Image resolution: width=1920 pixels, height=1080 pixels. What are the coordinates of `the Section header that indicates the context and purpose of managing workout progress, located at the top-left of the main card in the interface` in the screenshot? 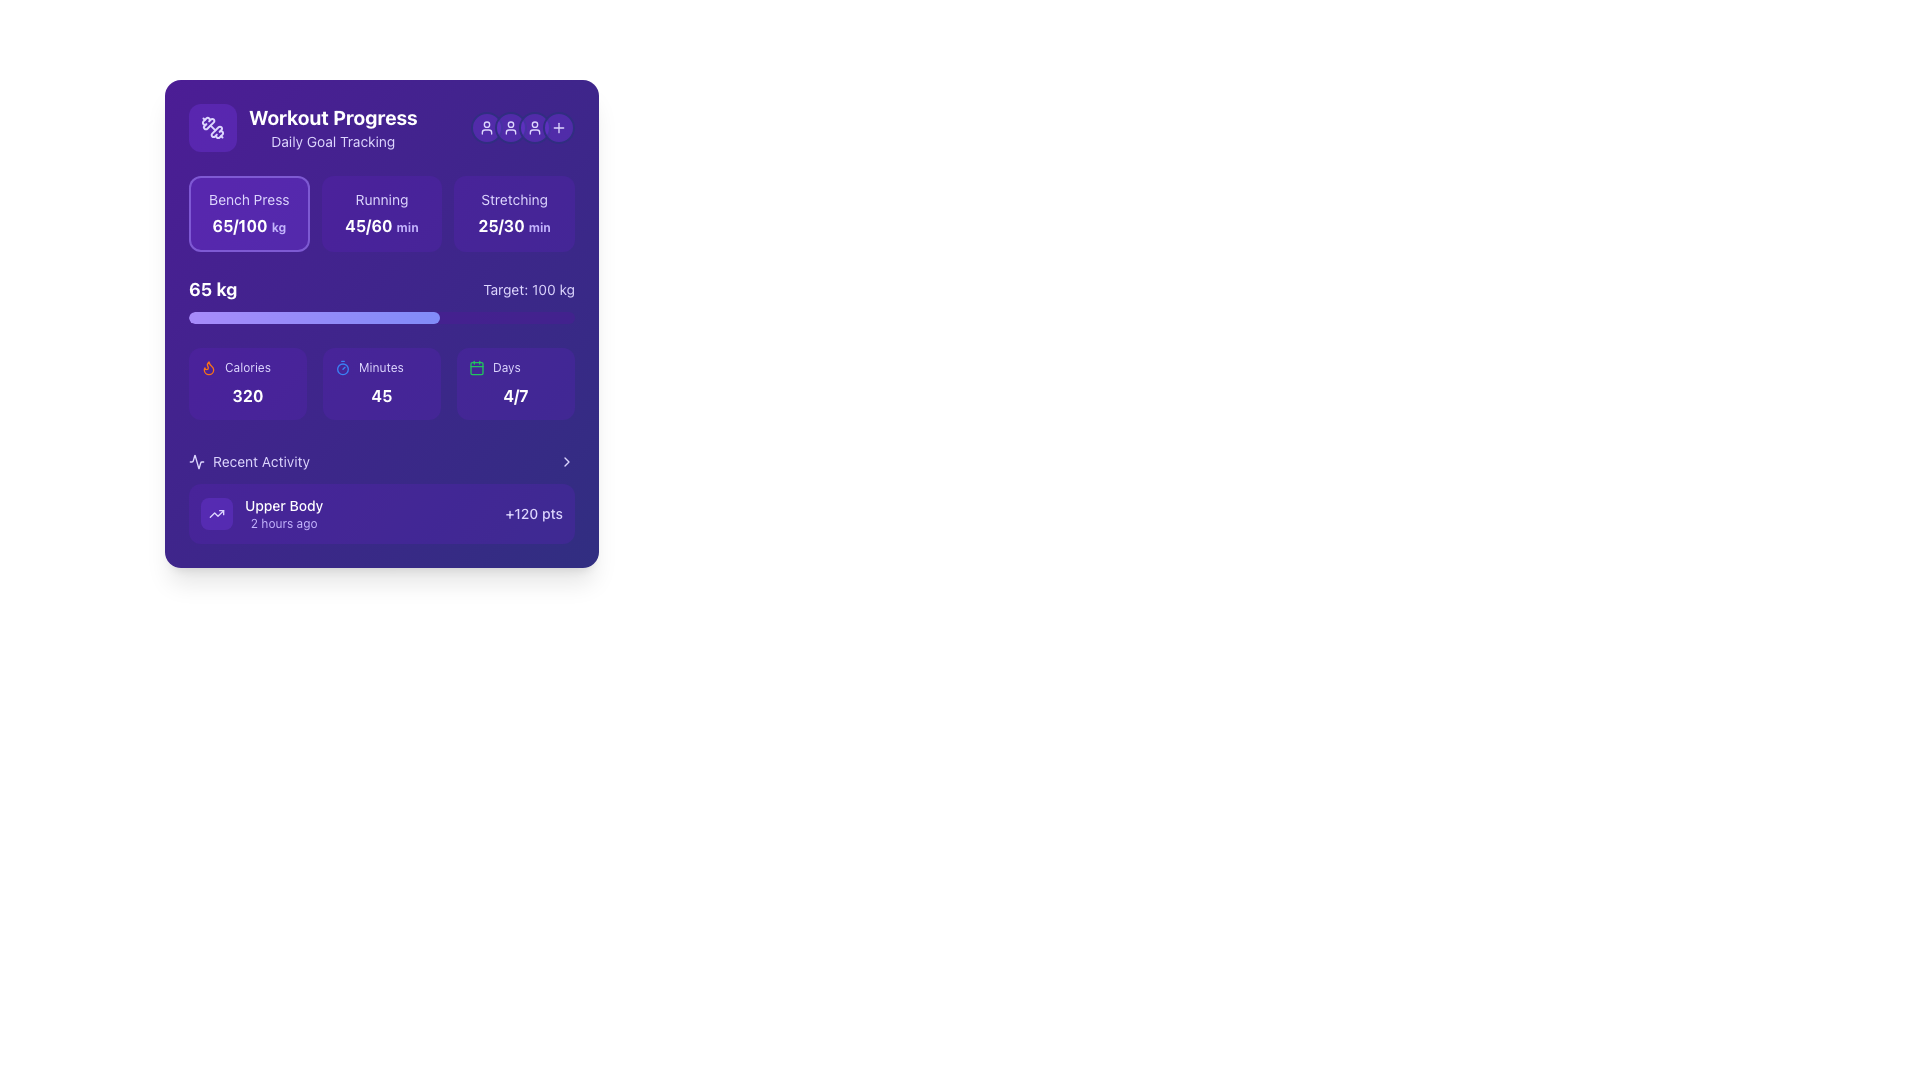 It's located at (302, 127).